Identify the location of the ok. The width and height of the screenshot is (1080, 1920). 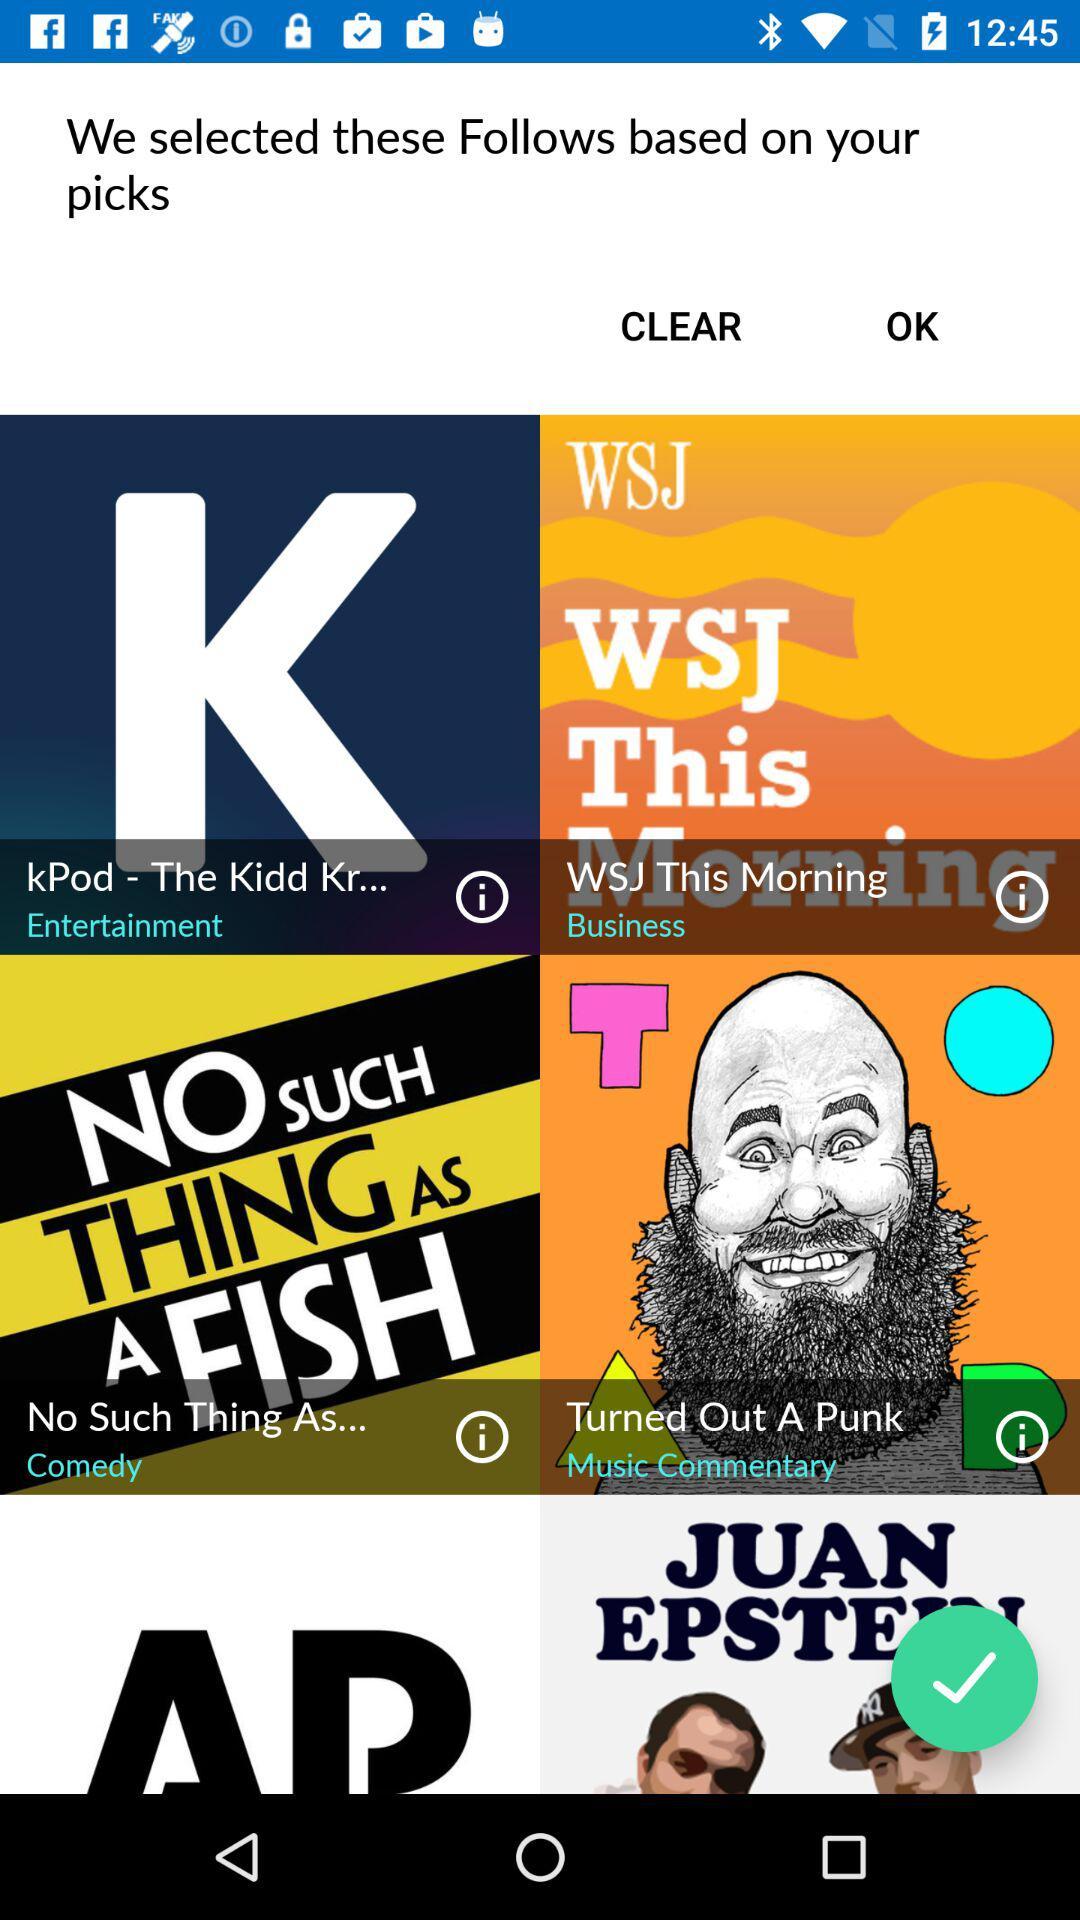
(911, 325).